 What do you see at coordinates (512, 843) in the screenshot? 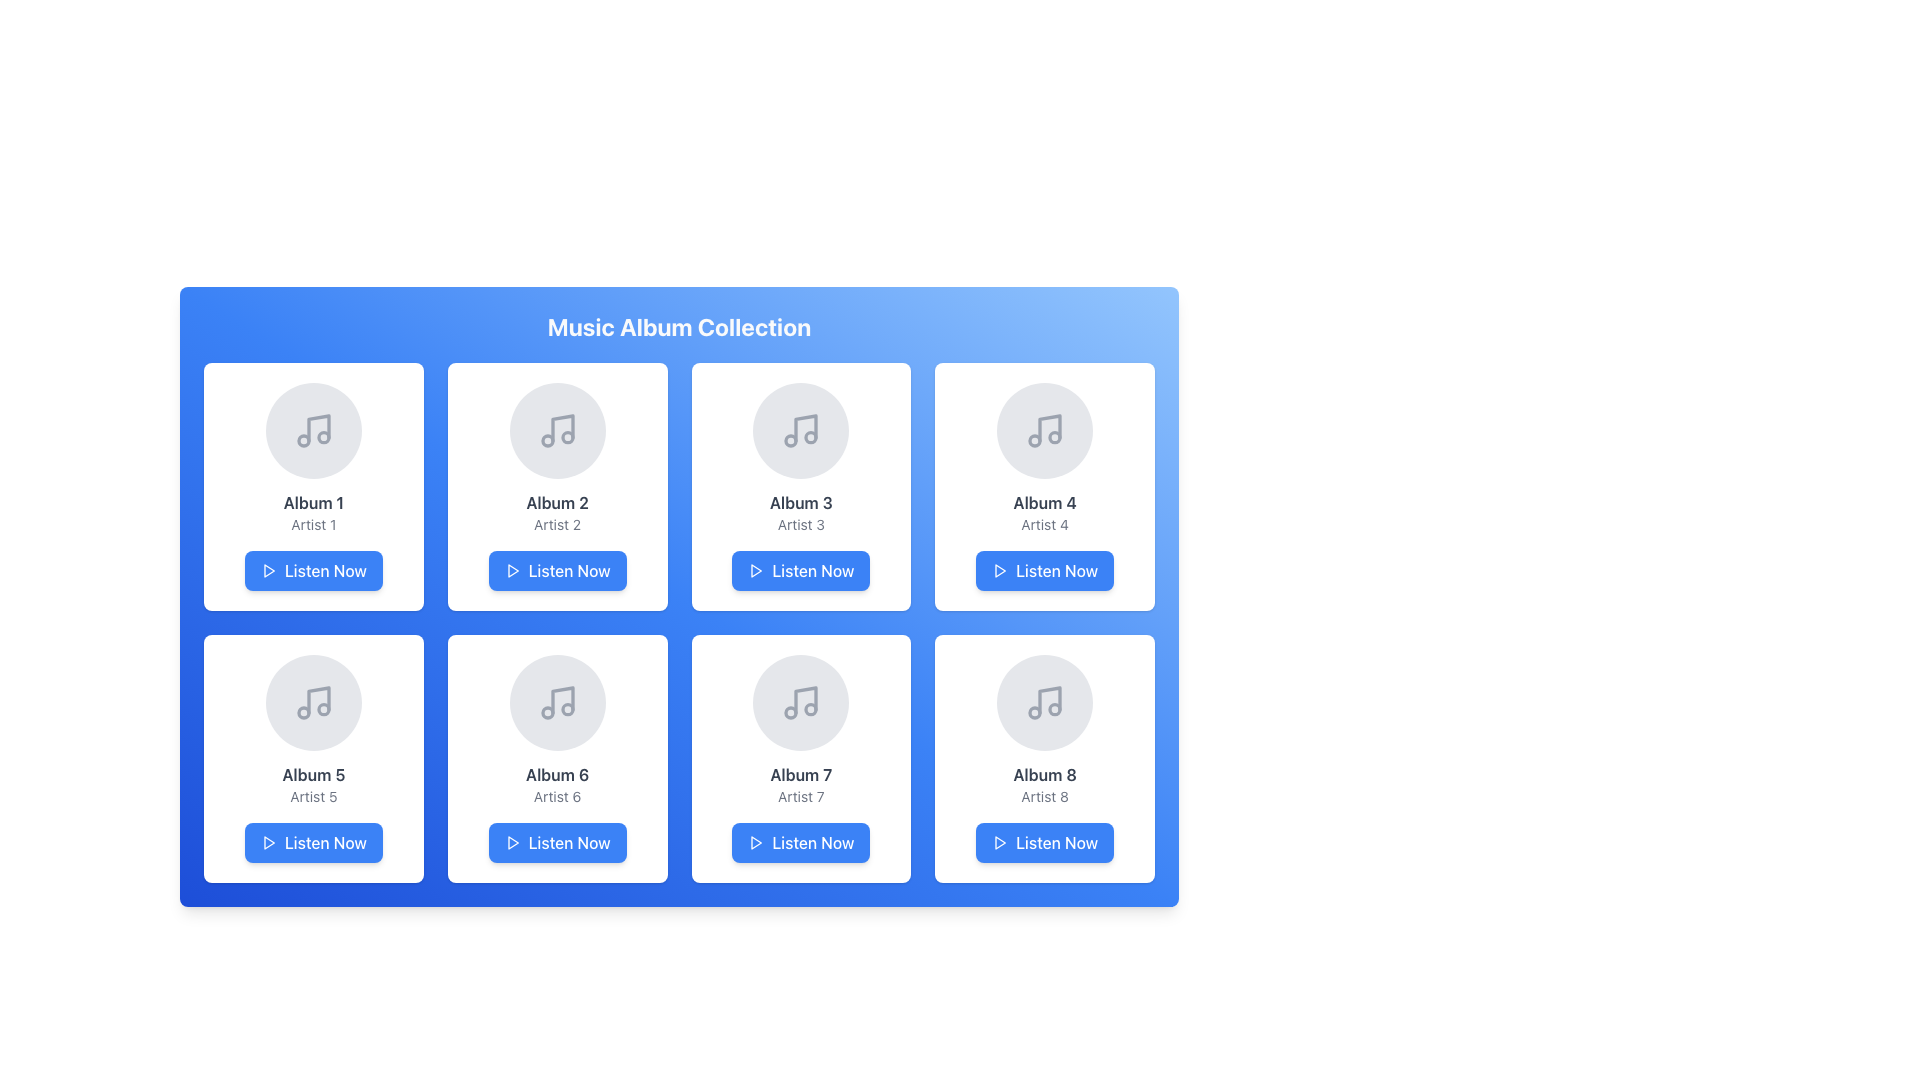
I see `the play icon located to the left of the 'Listen Now' text in the button under 'Album 6' in the Music Album Collection interface` at bounding box center [512, 843].